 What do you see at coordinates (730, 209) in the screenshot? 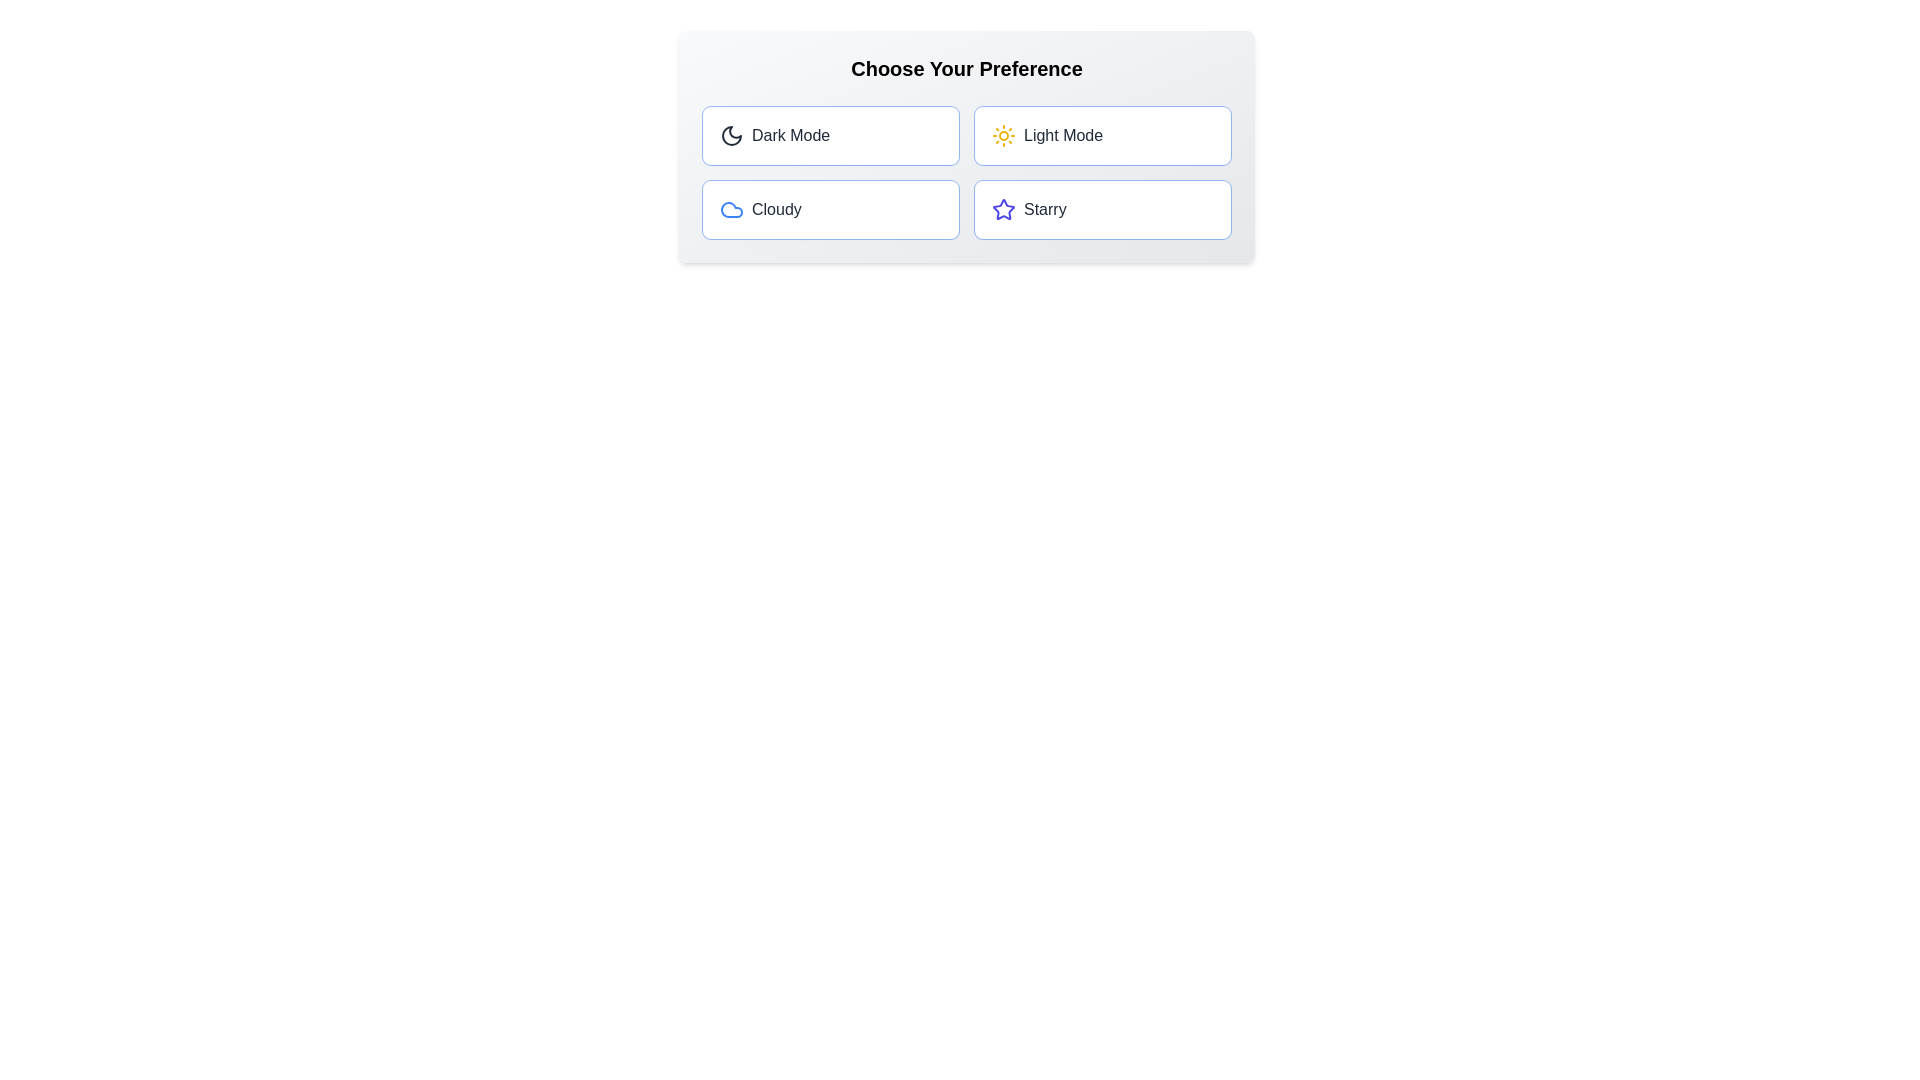
I see `the 'Cloudy' icon in the preference selection interface` at bounding box center [730, 209].